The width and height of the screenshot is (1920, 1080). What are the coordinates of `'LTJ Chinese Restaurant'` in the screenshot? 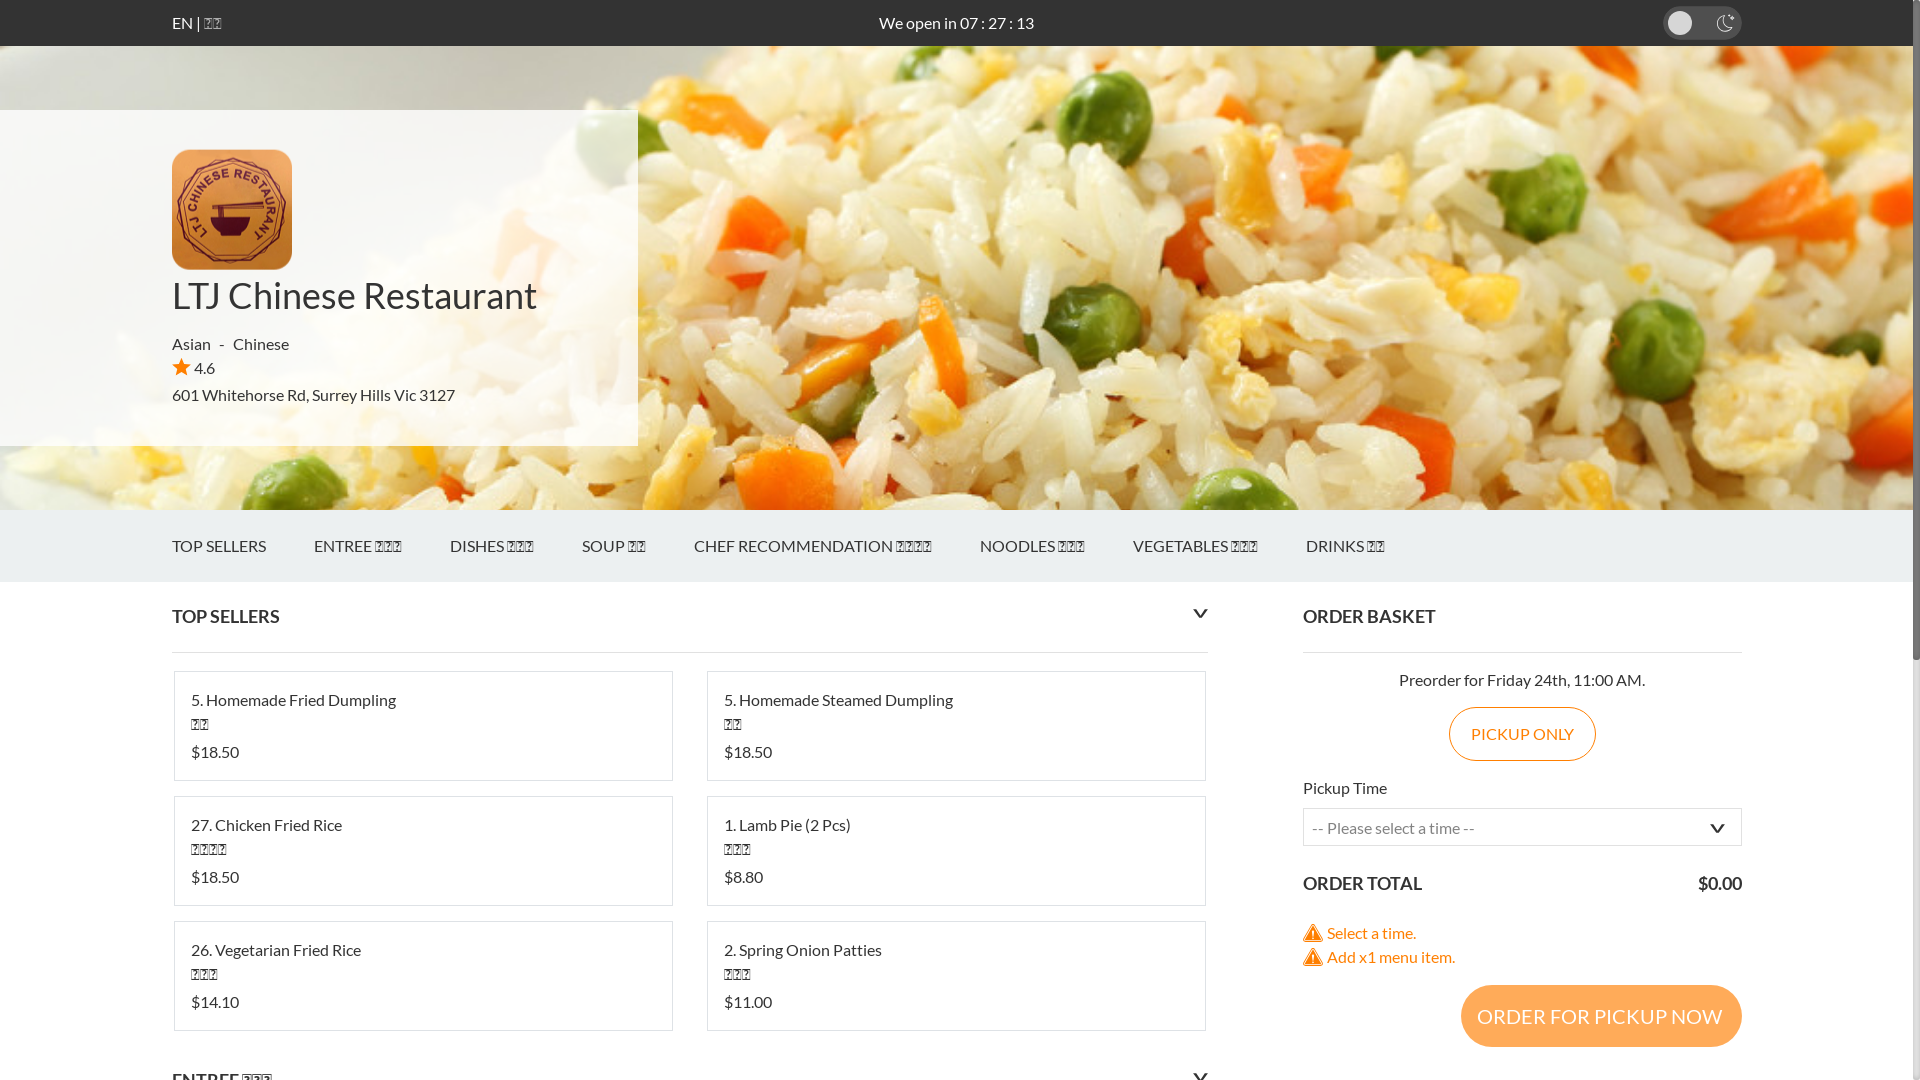 It's located at (354, 294).